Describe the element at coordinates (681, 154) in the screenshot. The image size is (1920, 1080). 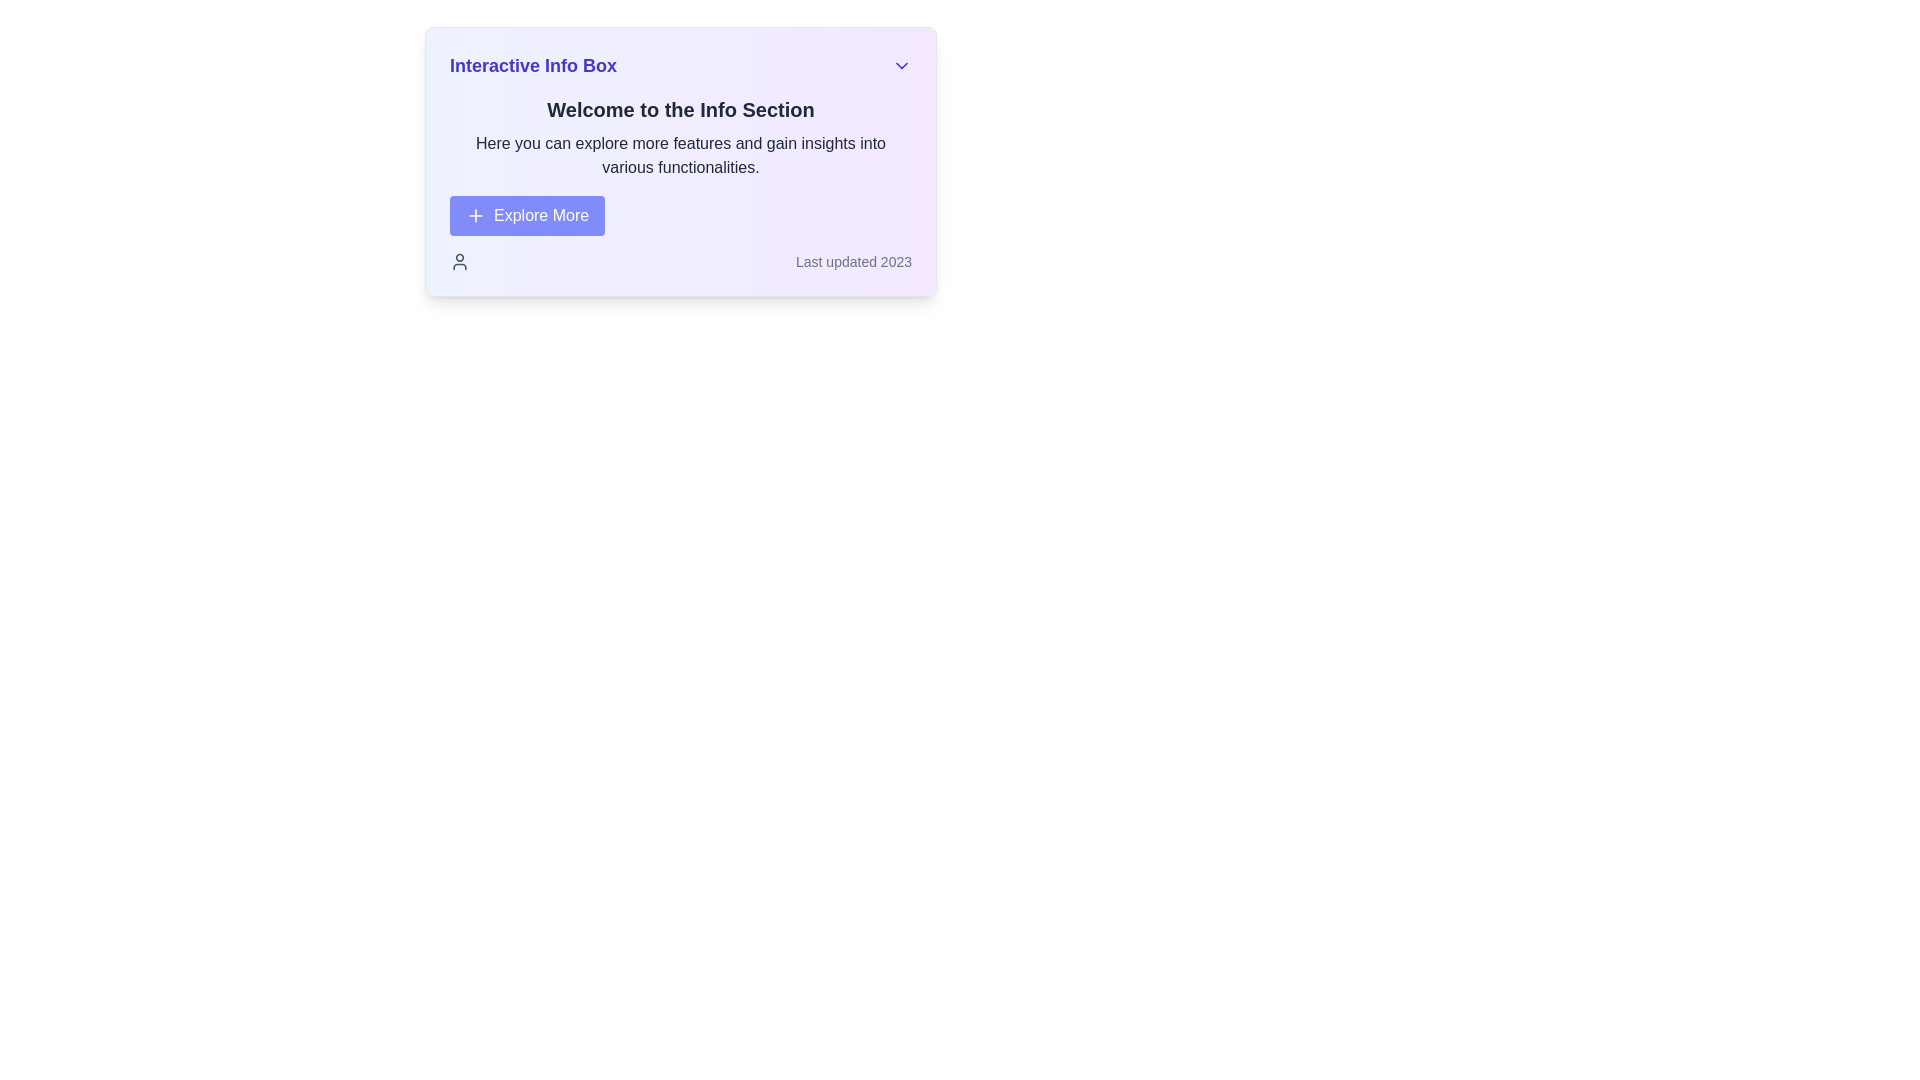
I see `descriptive text content located directly beneath the header 'Welcome to the Info Section' and above the 'Explore More' button` at that location.